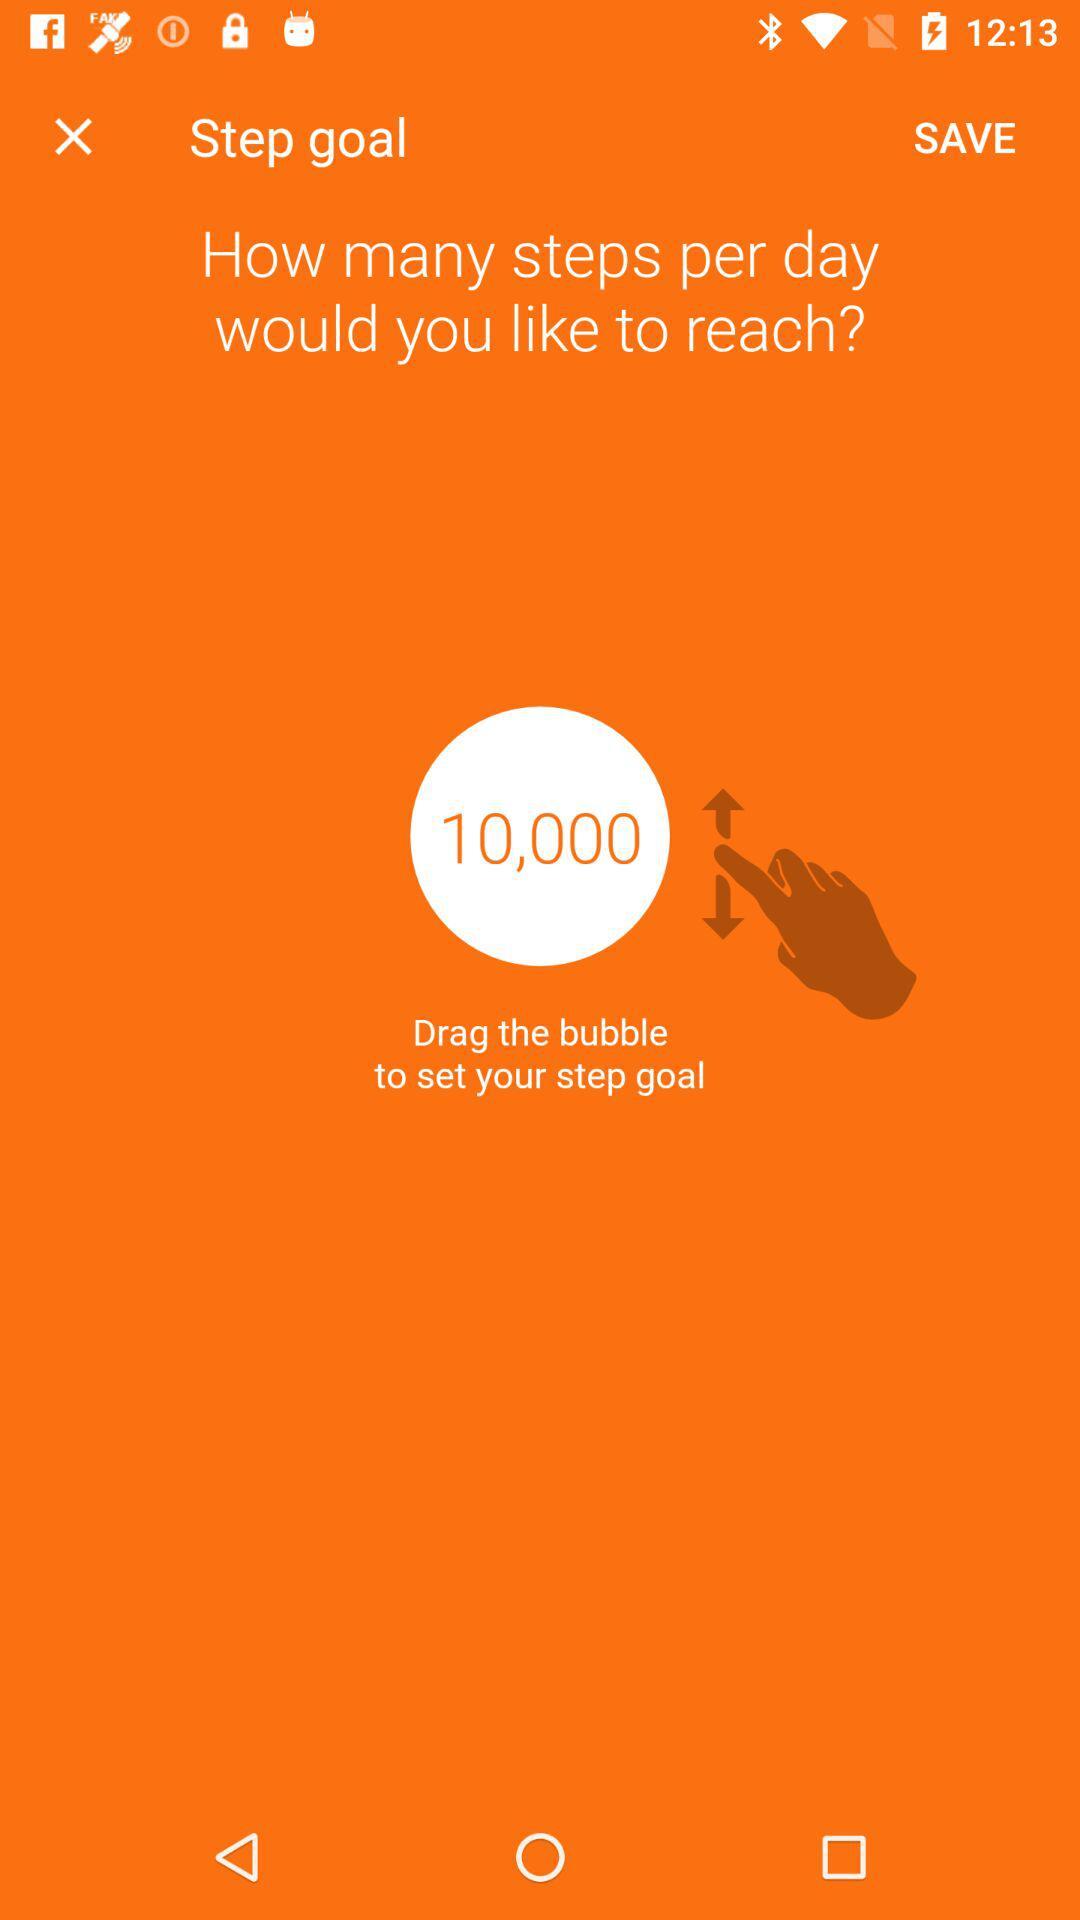 This screenshot has width=1080, height=1920. Describe the element at coordinates (963, 135) in the screenshot. I see `save item` at that location.